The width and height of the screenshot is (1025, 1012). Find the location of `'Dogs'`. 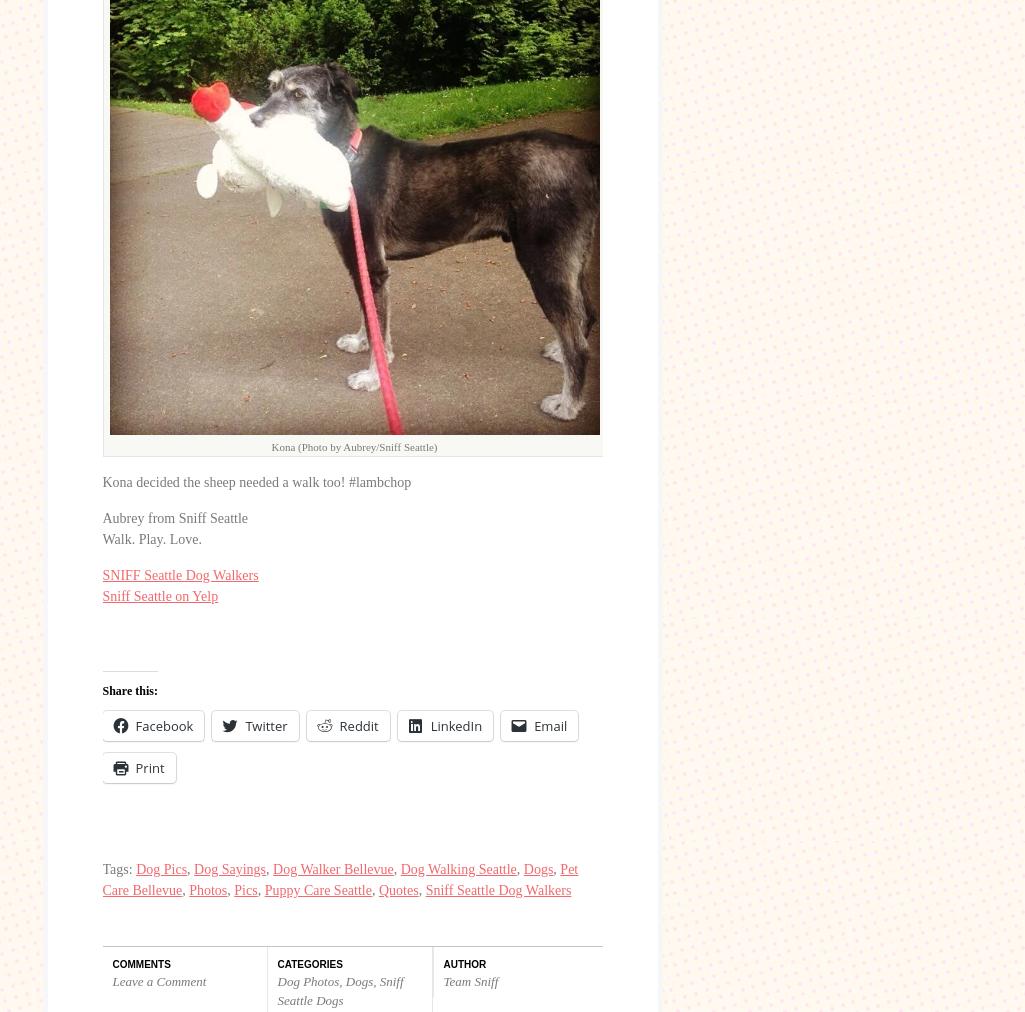

'Dogs' is located at coordinates (537, 867).